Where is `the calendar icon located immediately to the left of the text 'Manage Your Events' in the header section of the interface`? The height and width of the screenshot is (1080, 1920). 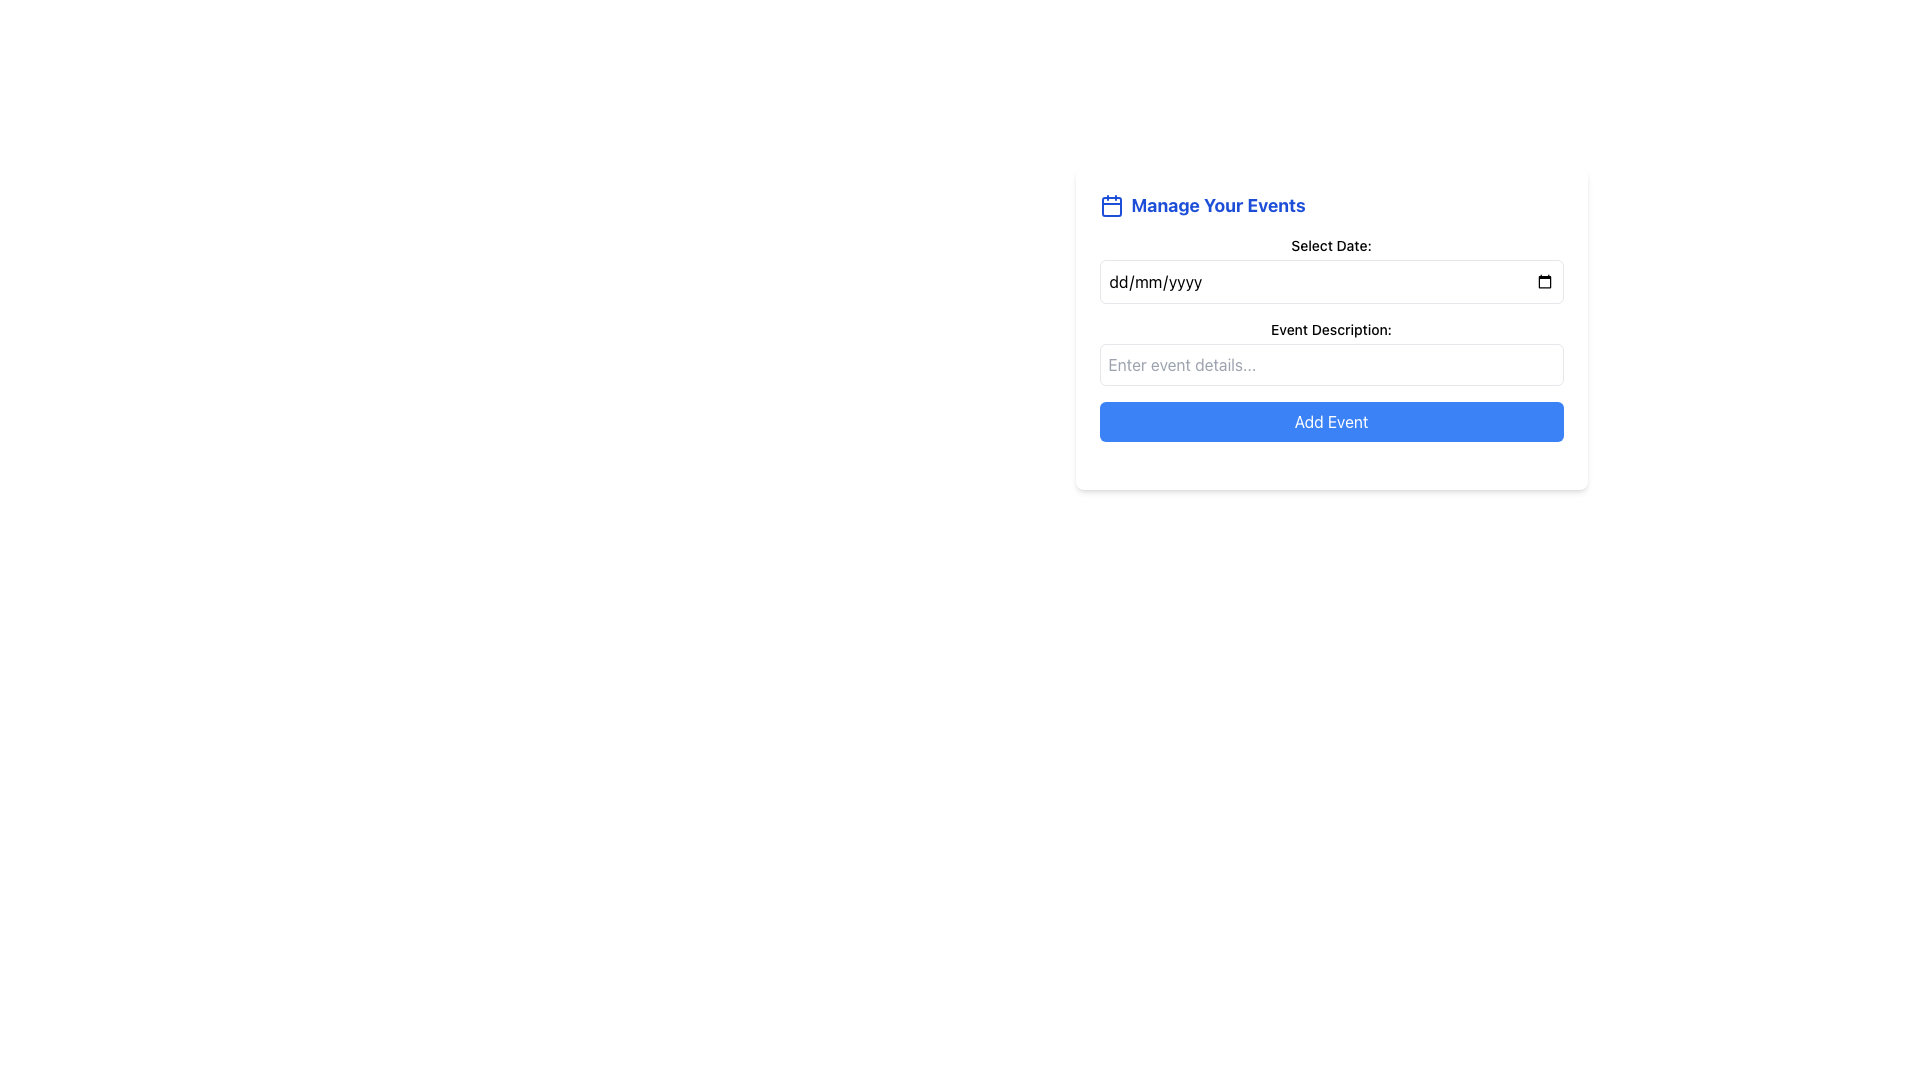 the calendar icon located immediately to the left of the text 'Manage Your Events' in the header section of the interface is located at coordinates (1110, 205).